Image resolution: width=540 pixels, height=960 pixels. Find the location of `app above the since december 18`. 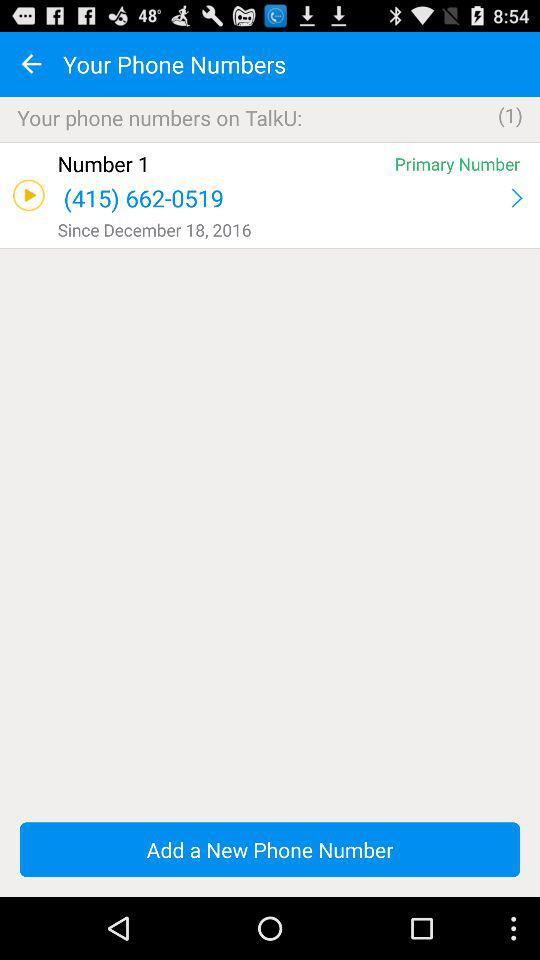

app above the since december 18 is located at coordinates (281, 198).